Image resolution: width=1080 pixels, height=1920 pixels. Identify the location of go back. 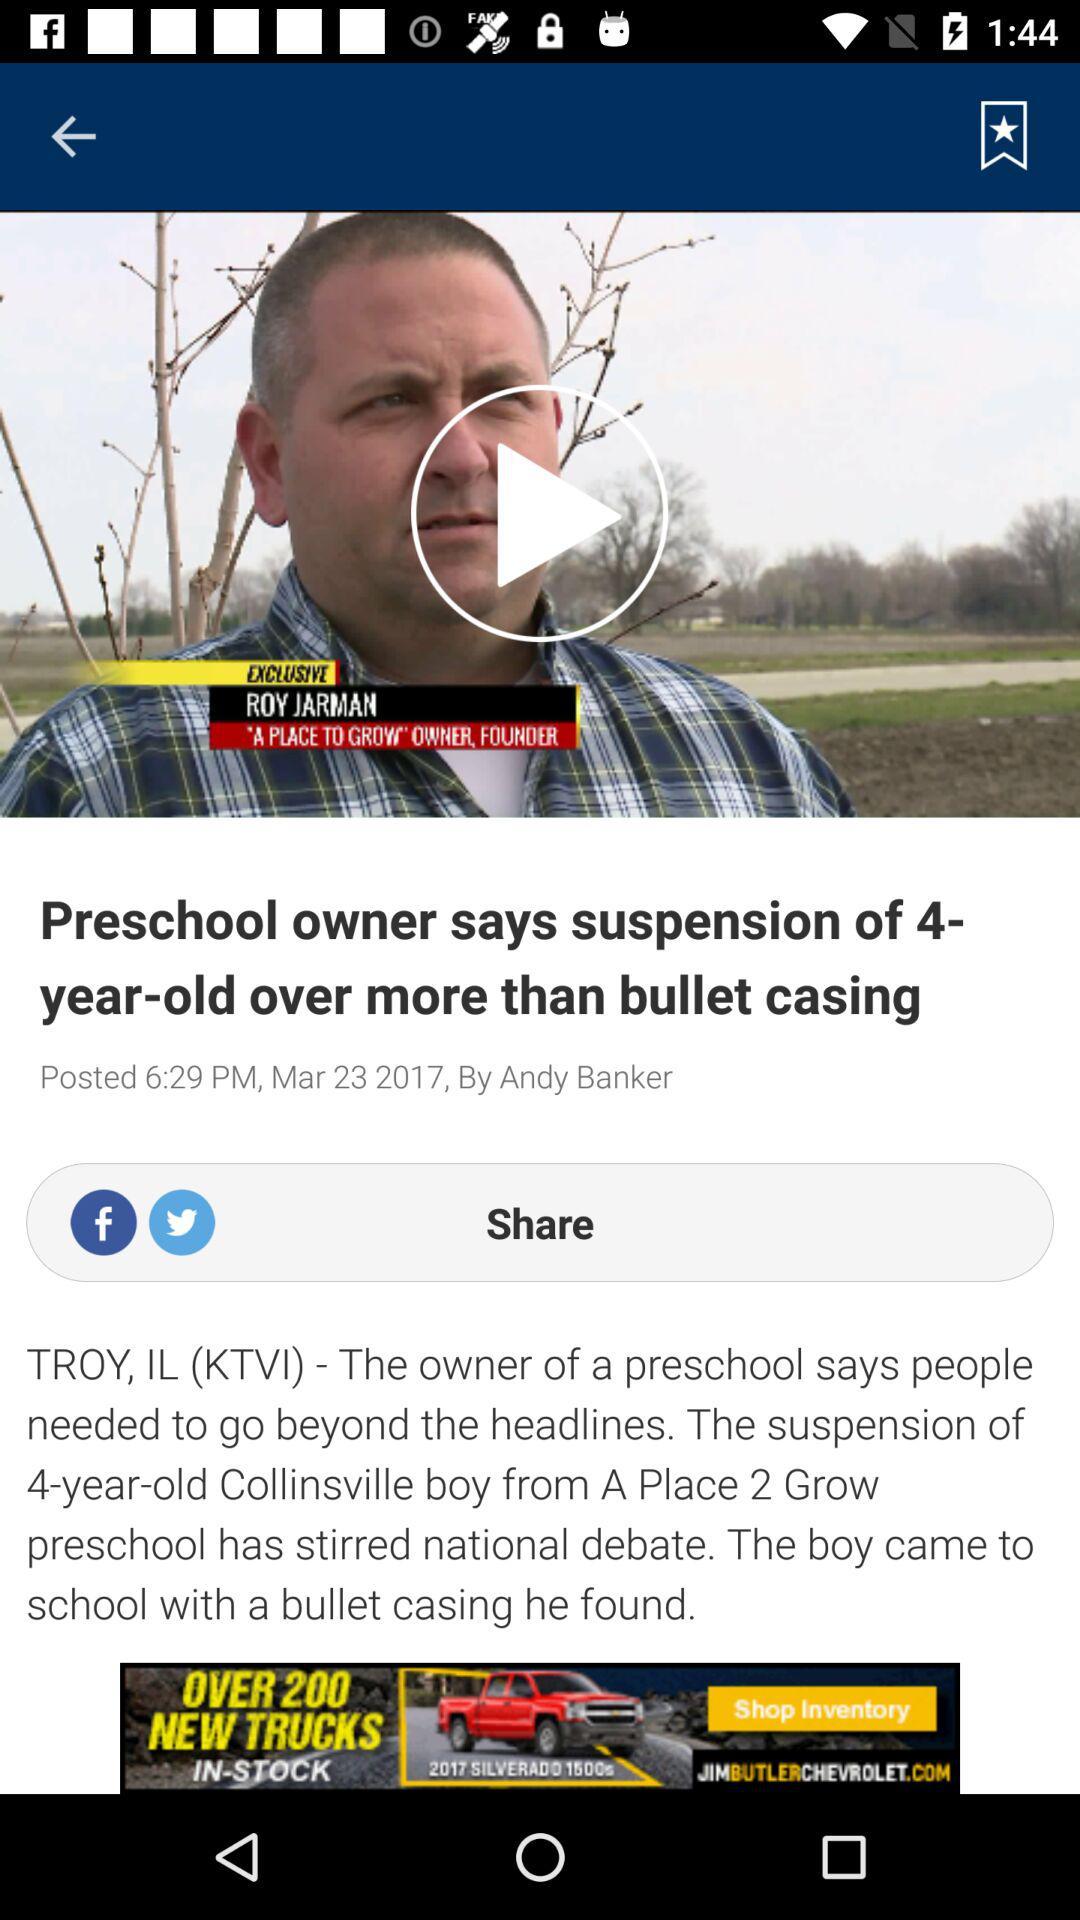
(72, 135).